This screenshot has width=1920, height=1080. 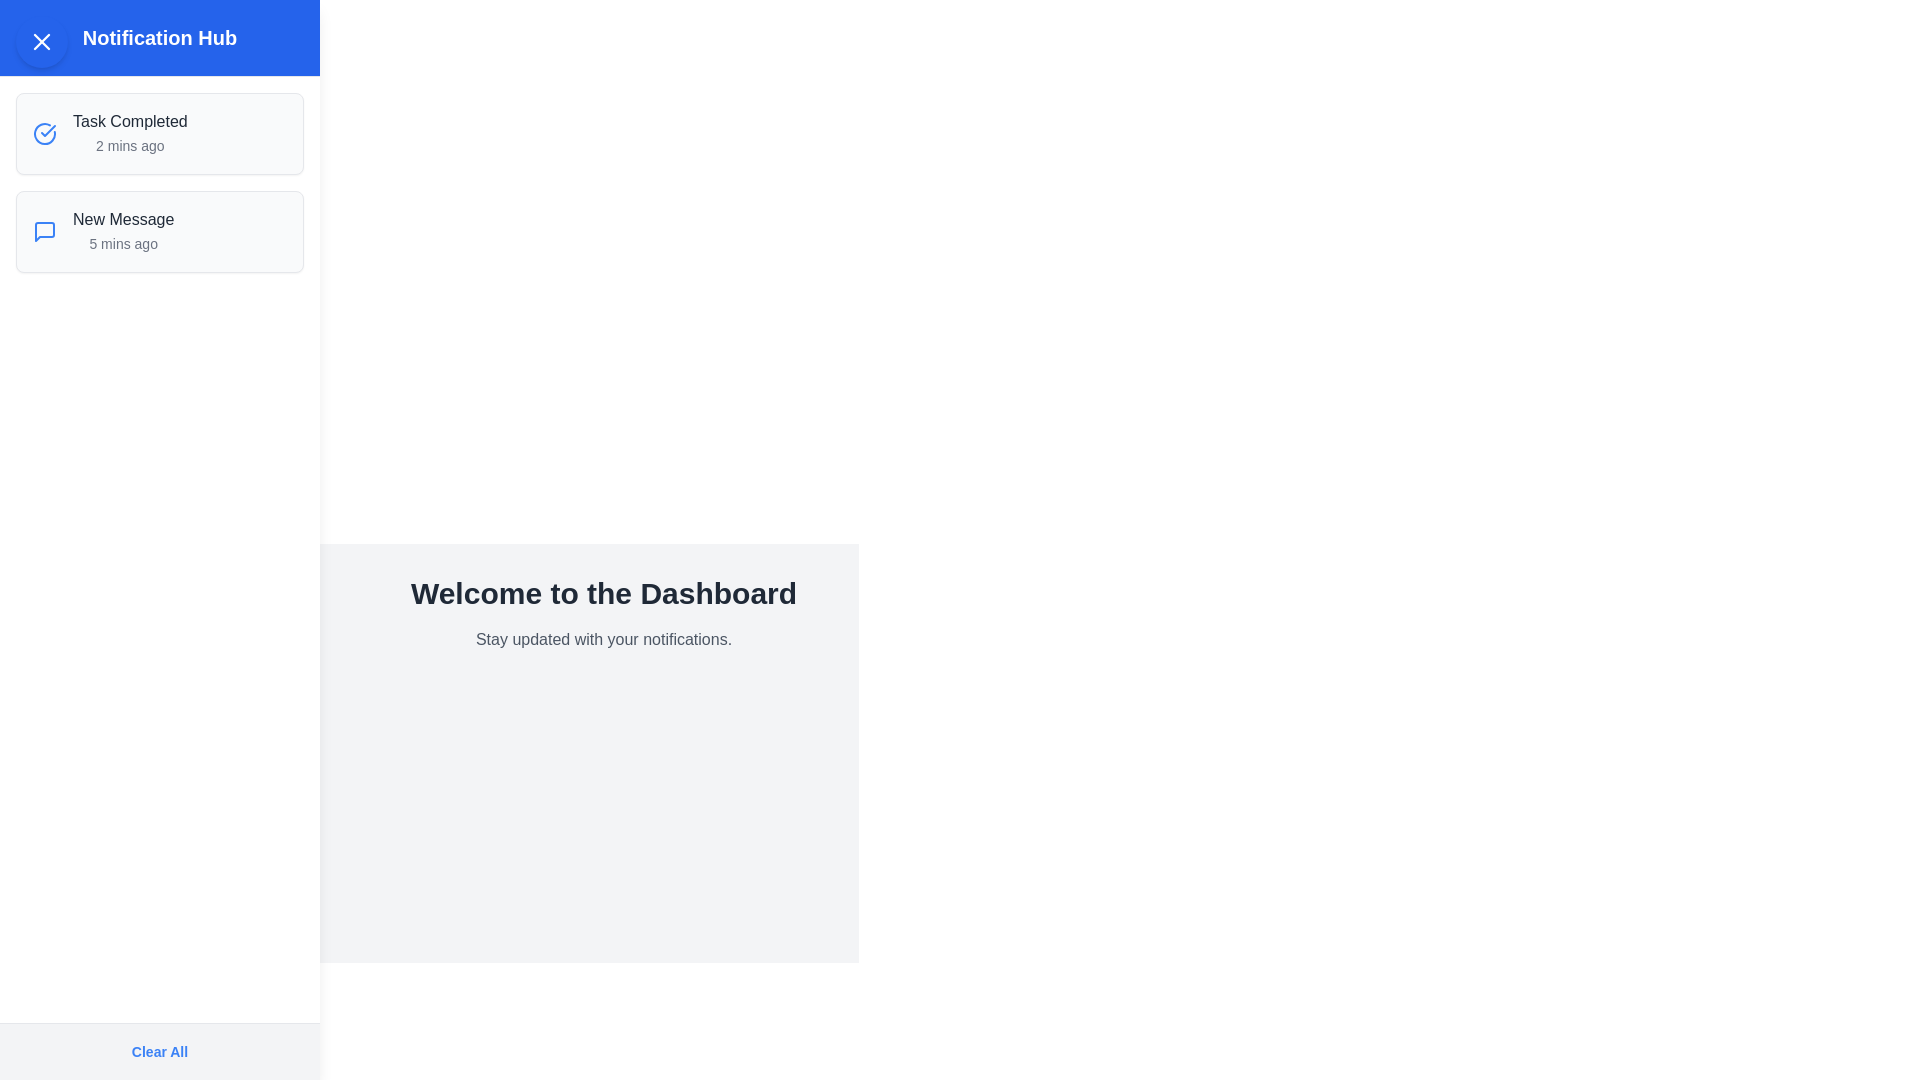 What do you see at coordinates (44, 230) in the screenshot?
I see `the speech bubble icon located to the left of the text 'New Message' in the second notification item under the 'Notification Hub' header` at bounding box center [44, 230].